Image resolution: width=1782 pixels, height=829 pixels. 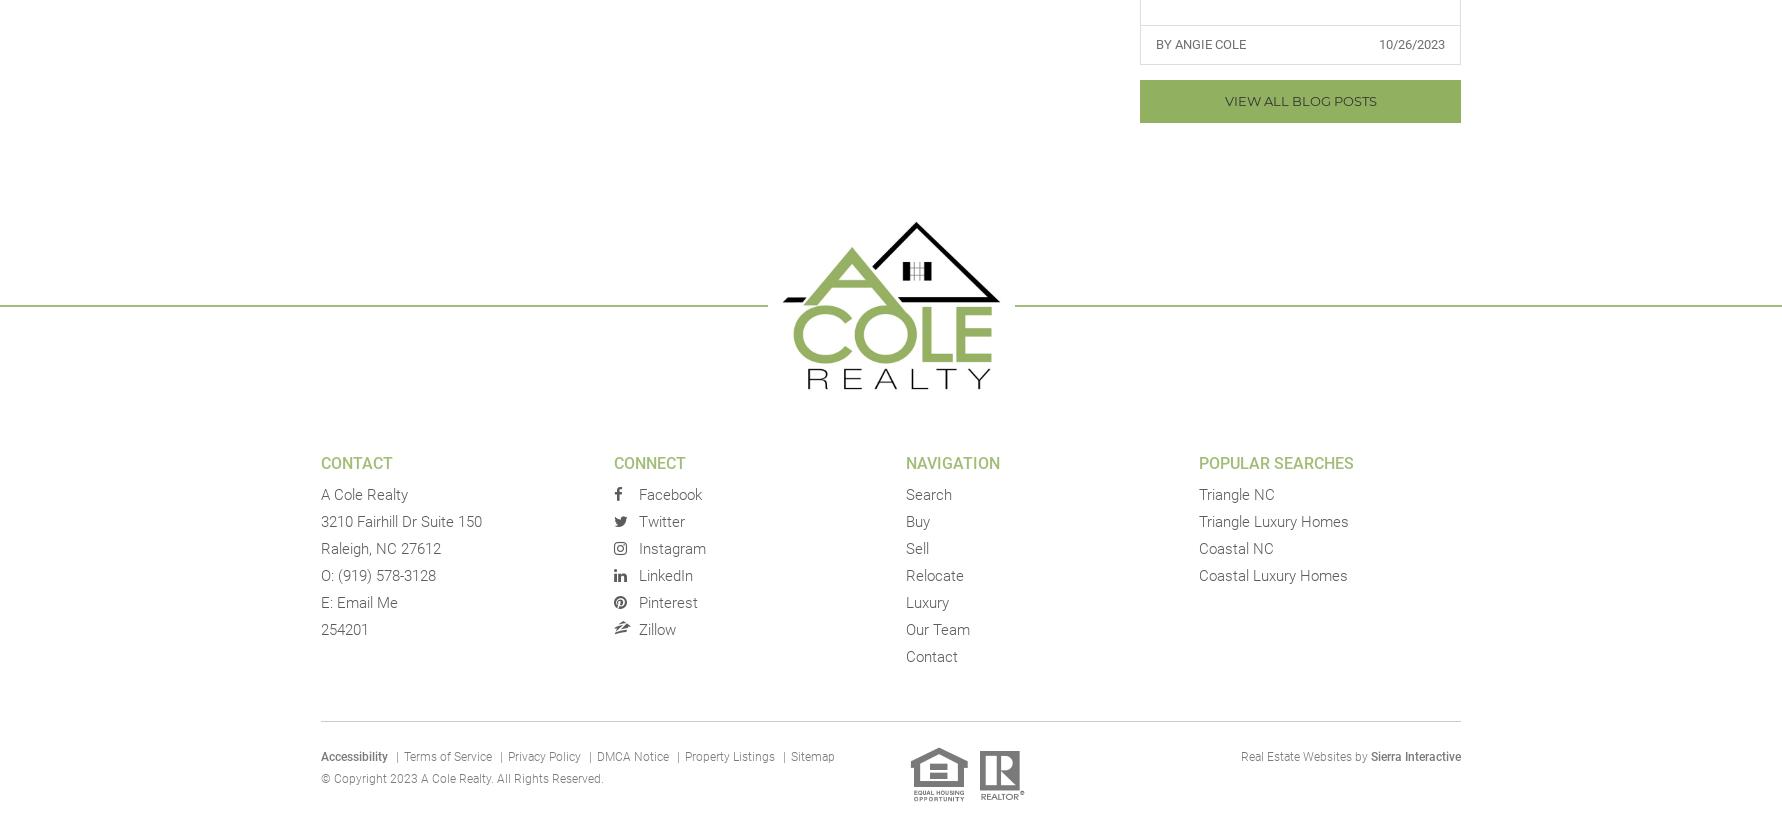 I want to click on '10/26/2023', so click(x=1377, y=42).